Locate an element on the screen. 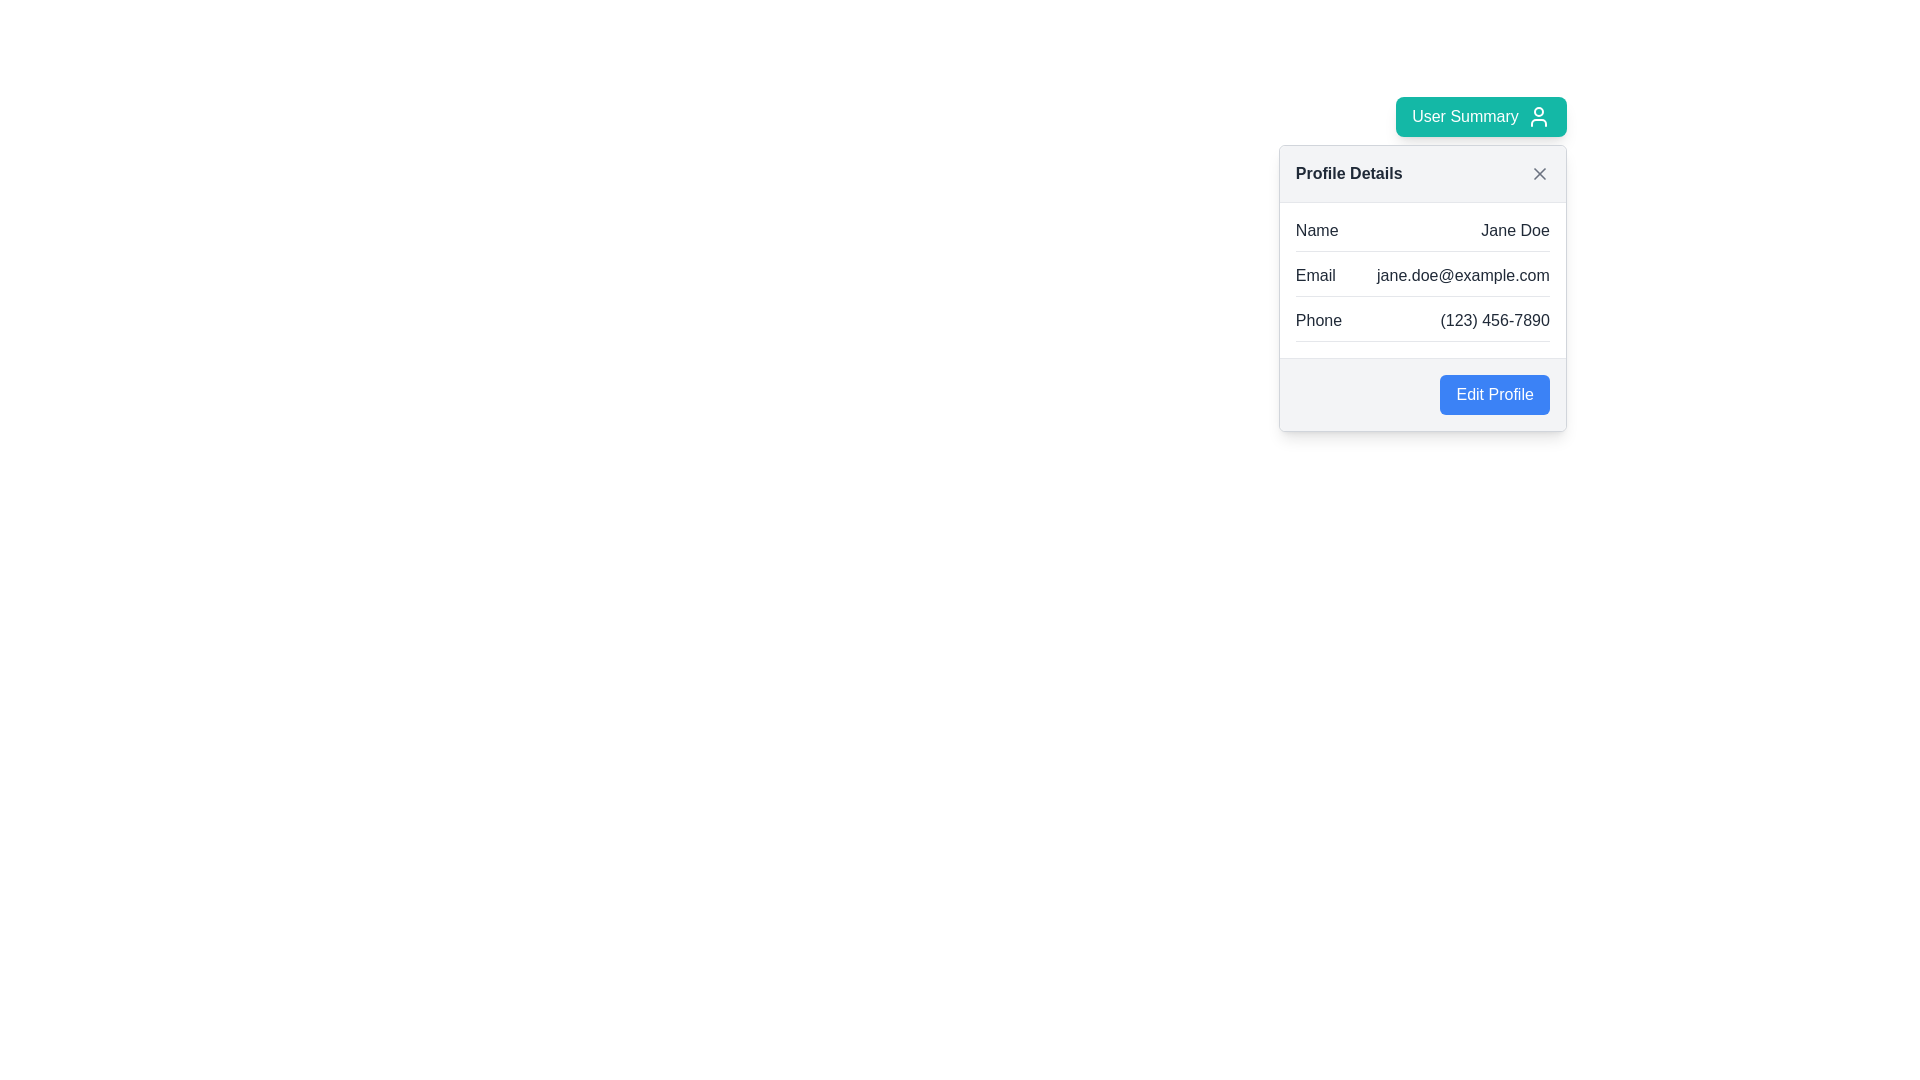 This screenshot has height=1080, width=1920. the dismiss or close icon represented by an 'X' located in the upper-right corner of the 'Profile Details' card to trigger tooltip or visual feedback is located at coordinates (1538, 172).